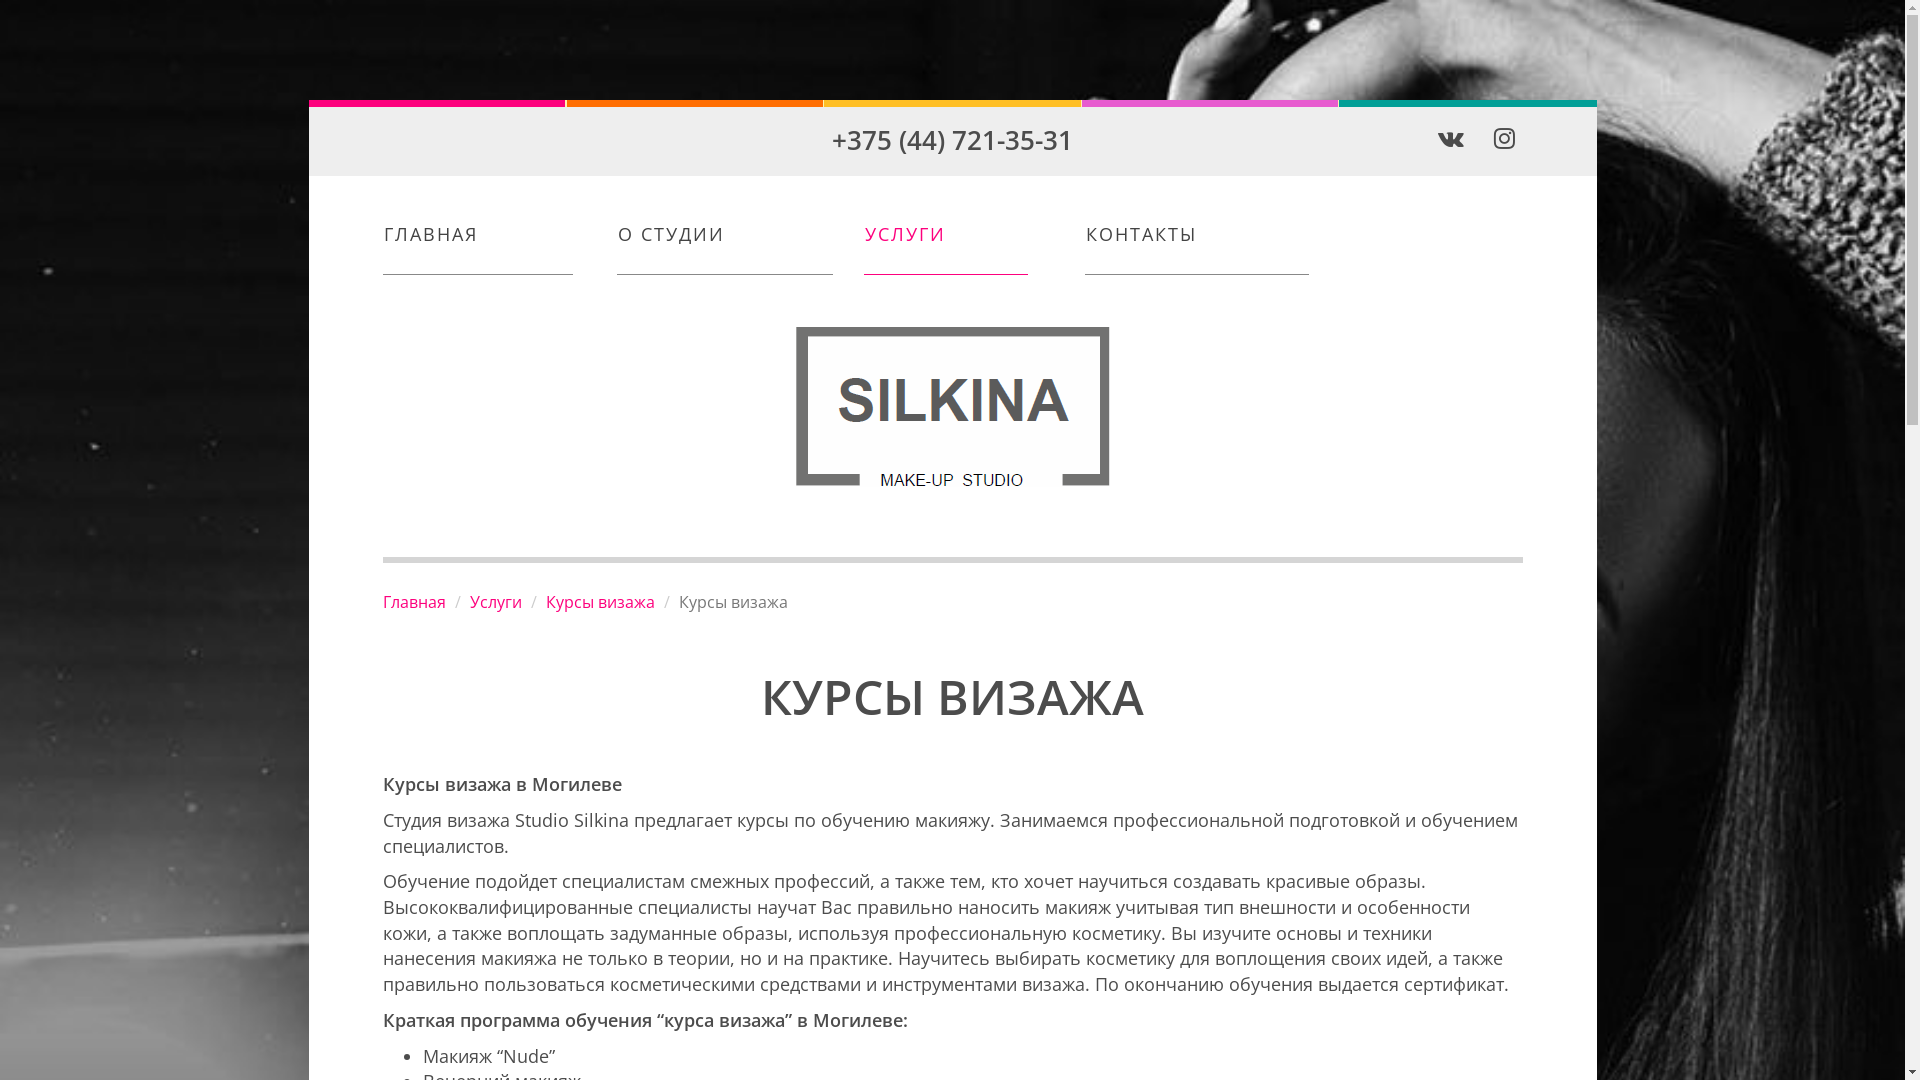 Image resolution: width=1920 pixels, height=1080 pixels. What do you see at coordinates (951, 138) in the screenshot?
I see `'+375 (44) 721-35-31'` at bounding box center [951, 138].